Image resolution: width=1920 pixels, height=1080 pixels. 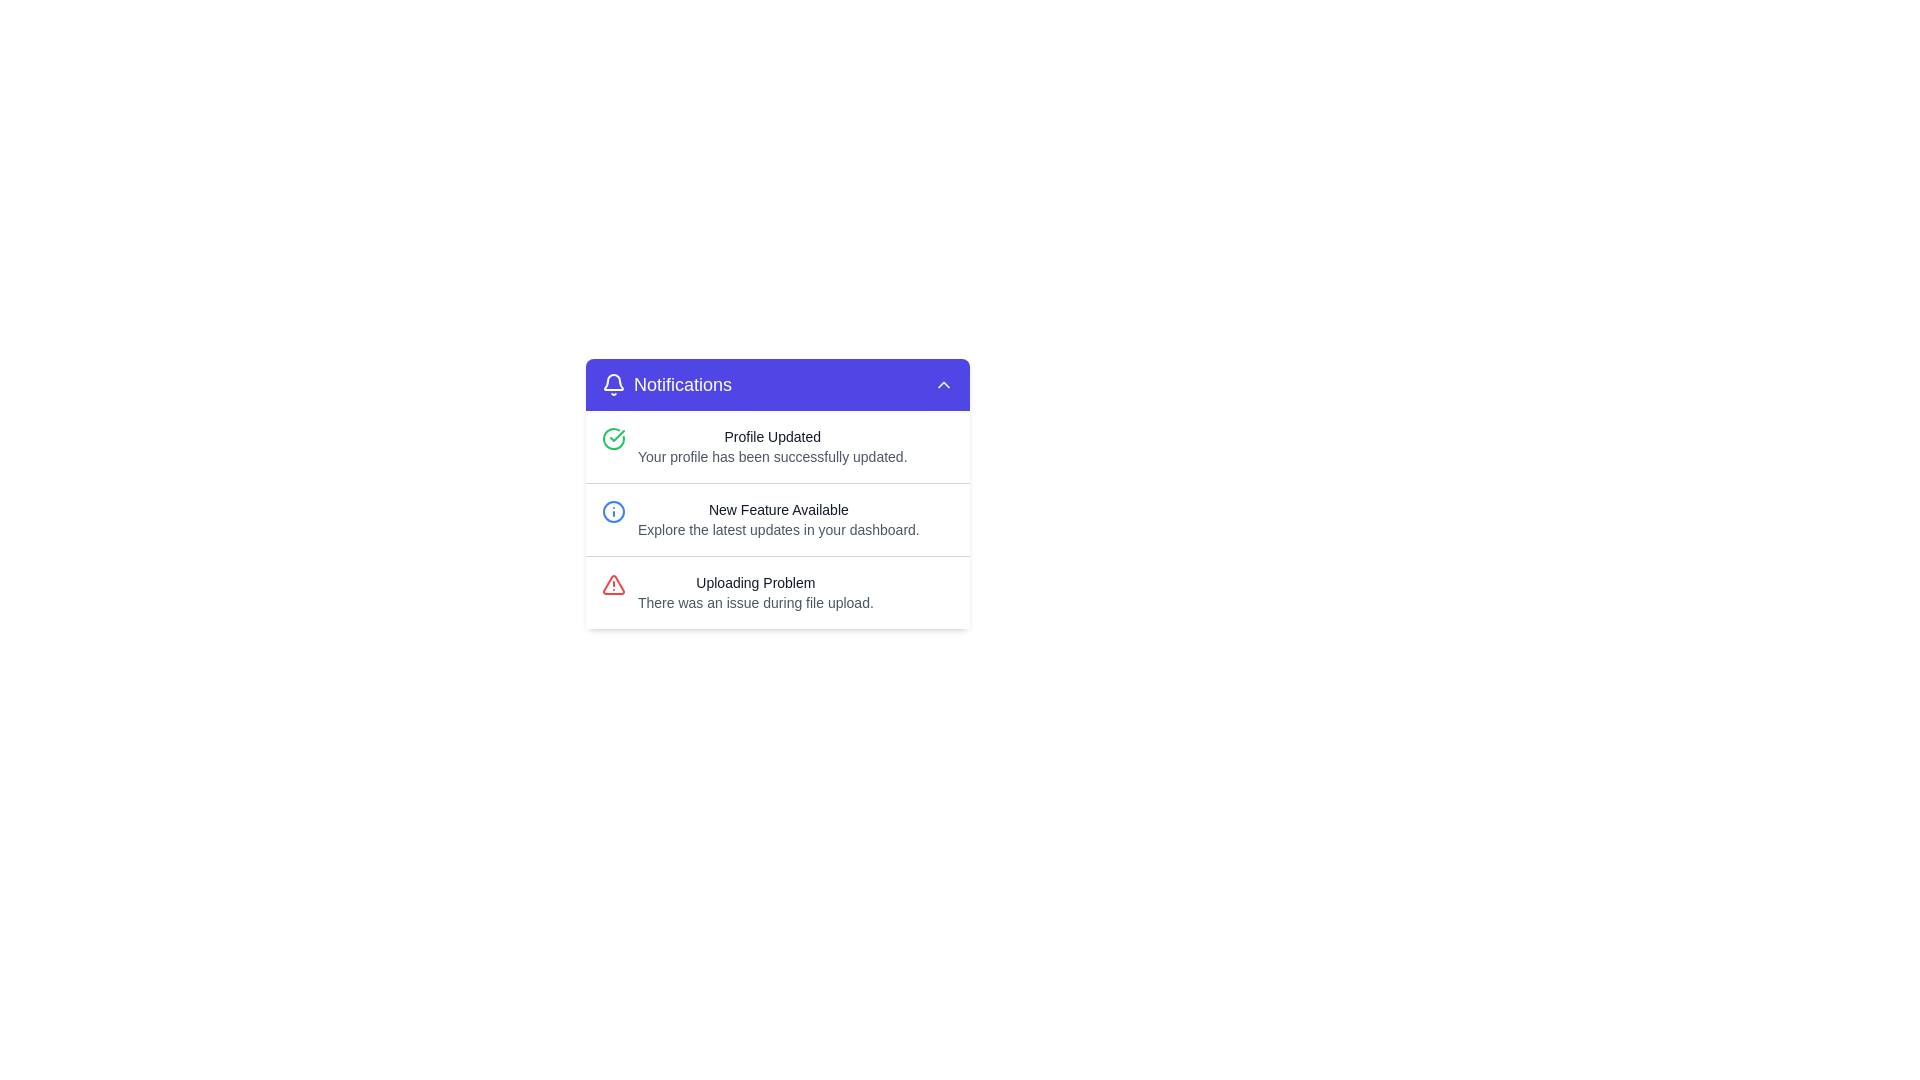 I want to click on the 'Notifications' label with a bell icon, which is located on the leftmost part of the top bar of the notification panel, featuring a purple background with rounded edges, so click(x=667, y=385).